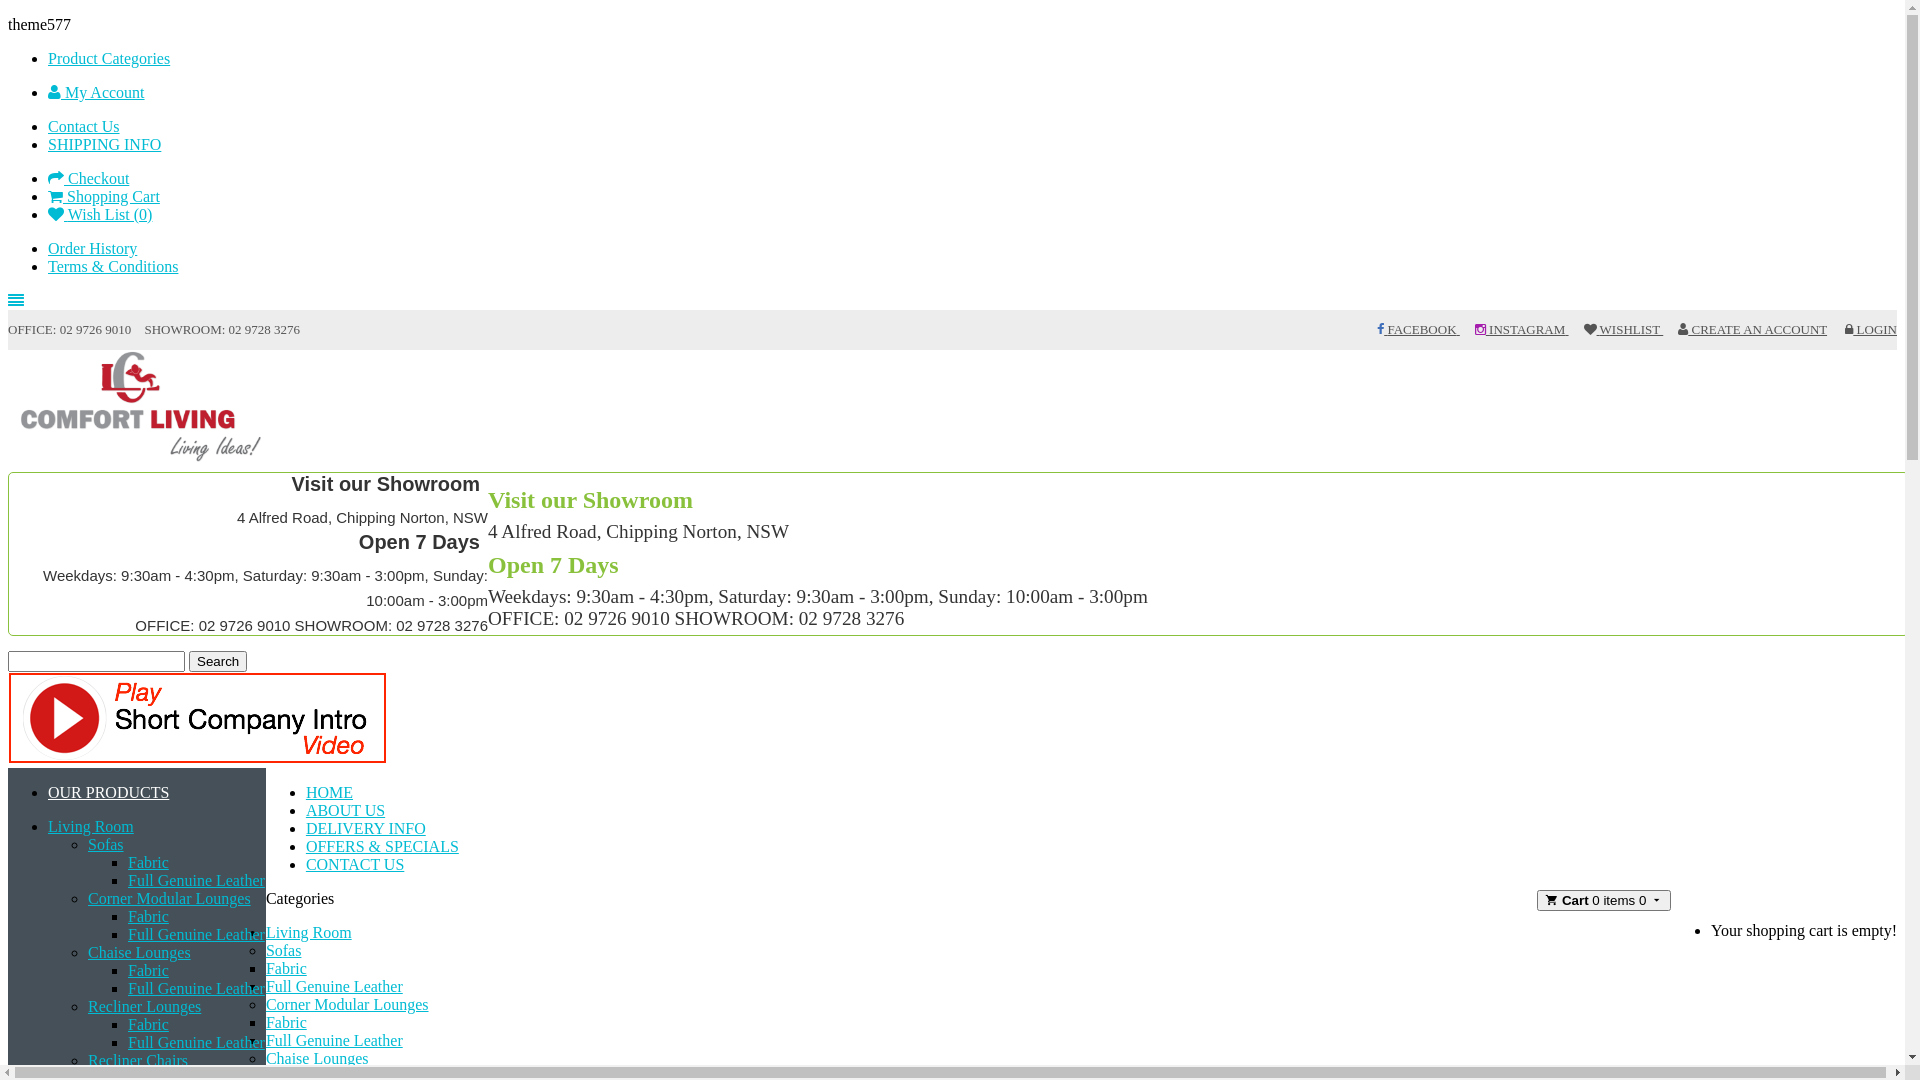 This screenshot has width=1920, height=1080. I want to click on 'Wish List (0)', so click(99, 214).